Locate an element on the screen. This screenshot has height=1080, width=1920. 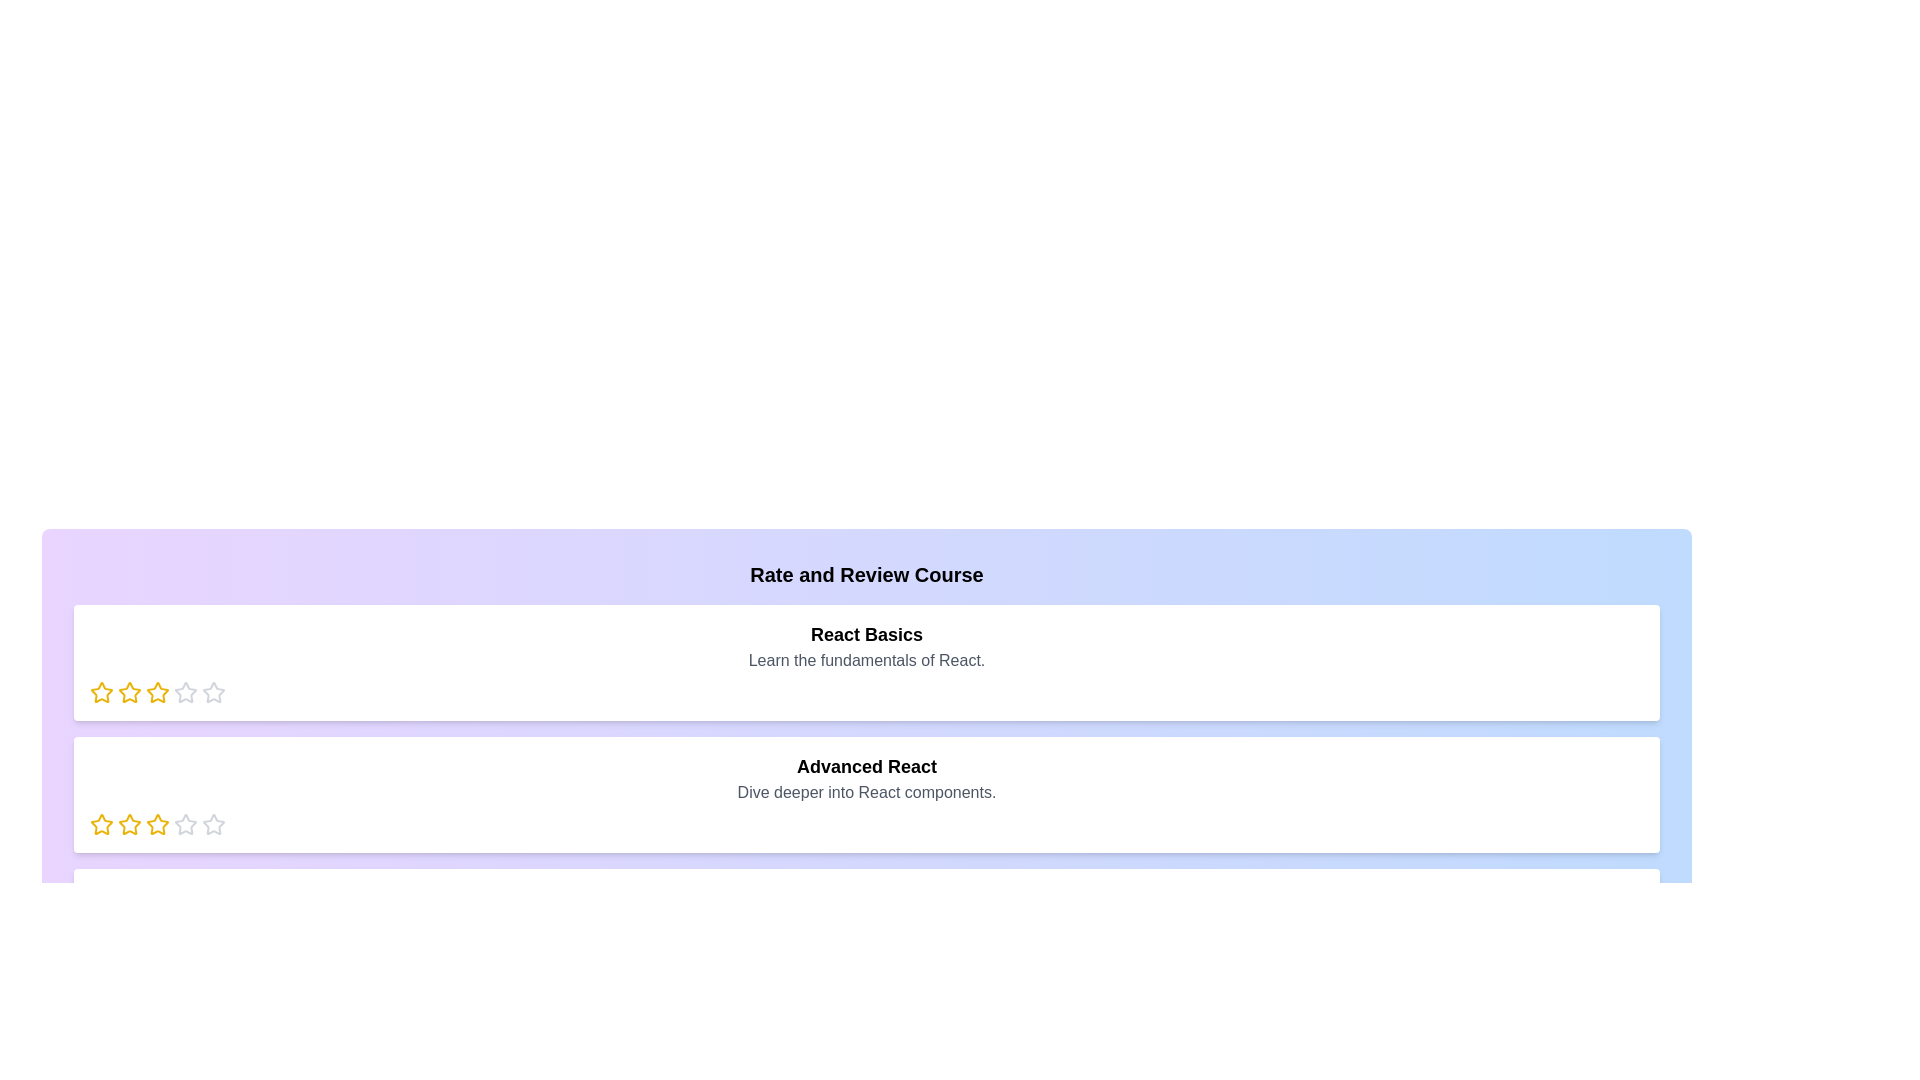
the first yellow outlined star icon in the rating section of the 'Advanced React' course panel is located at coordinates (100, 825).